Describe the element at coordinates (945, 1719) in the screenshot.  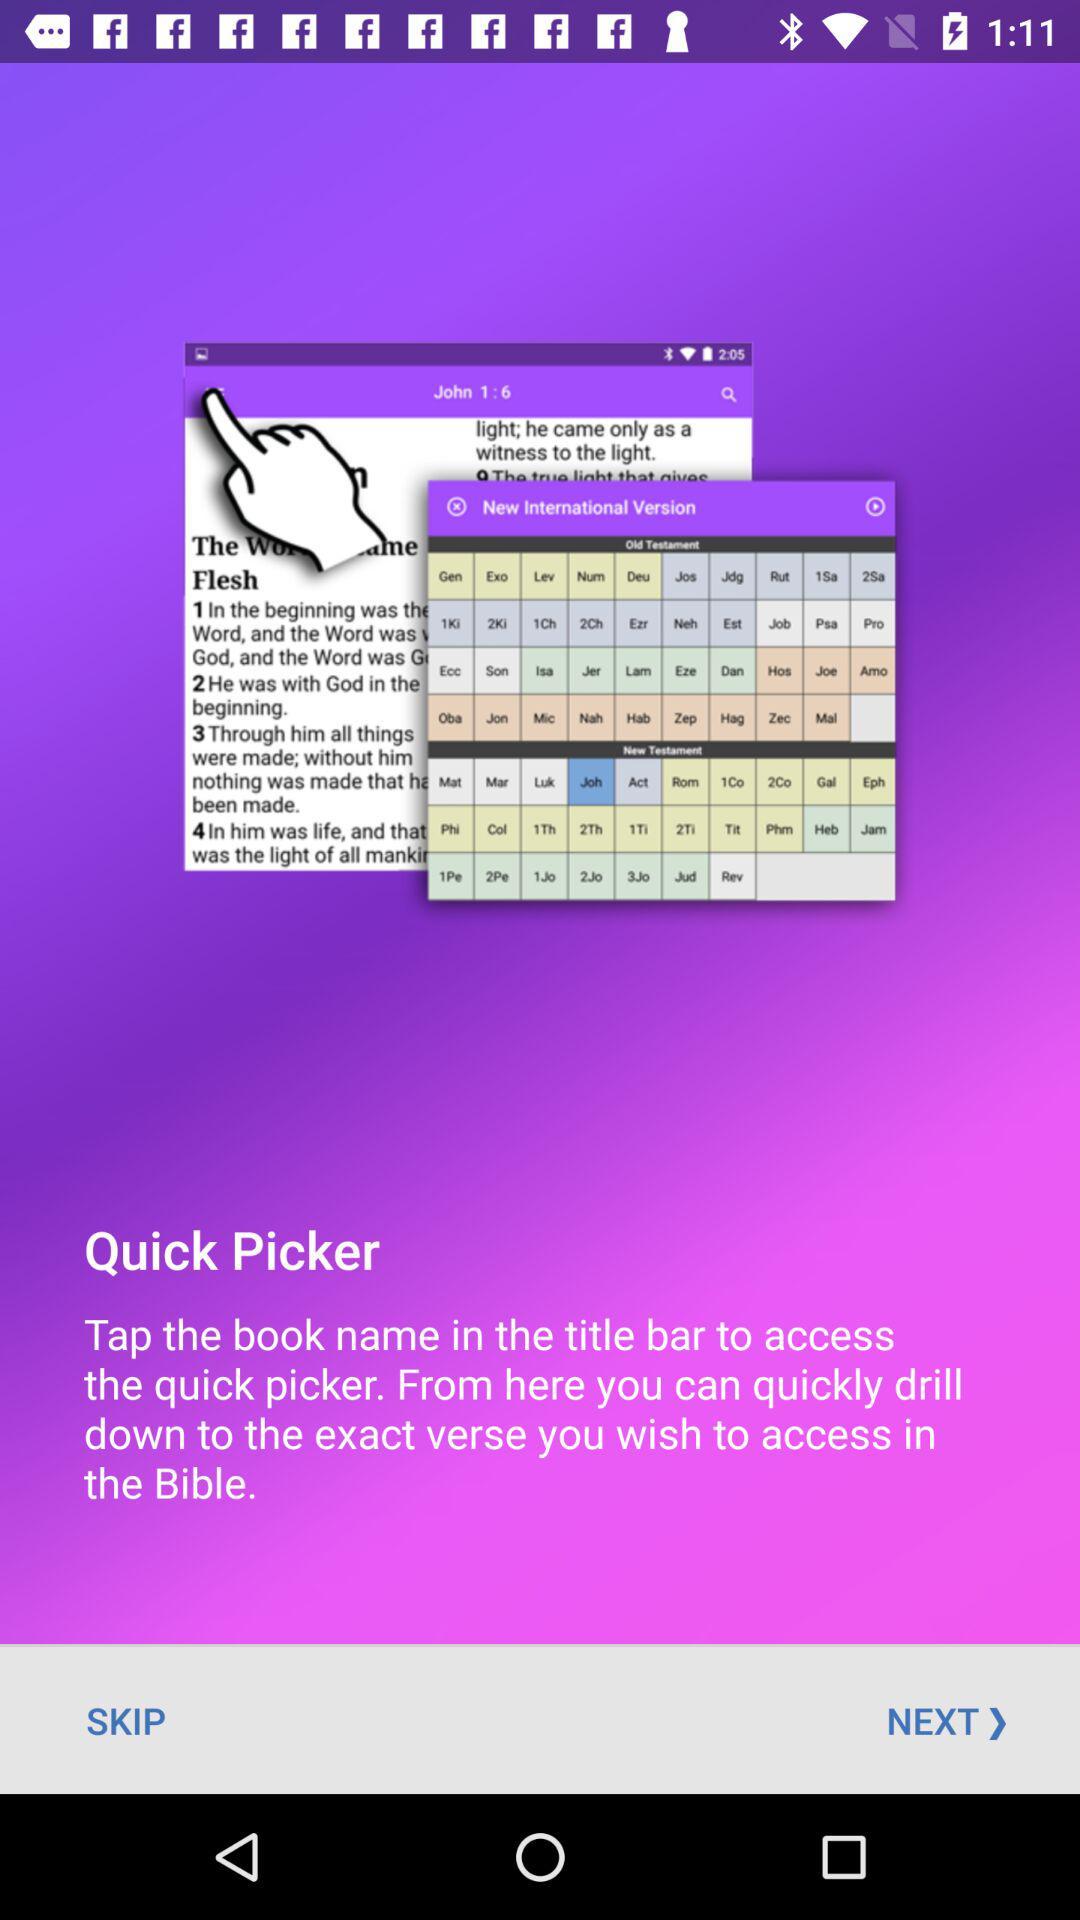
I see `the icon next to the skip` at that location.